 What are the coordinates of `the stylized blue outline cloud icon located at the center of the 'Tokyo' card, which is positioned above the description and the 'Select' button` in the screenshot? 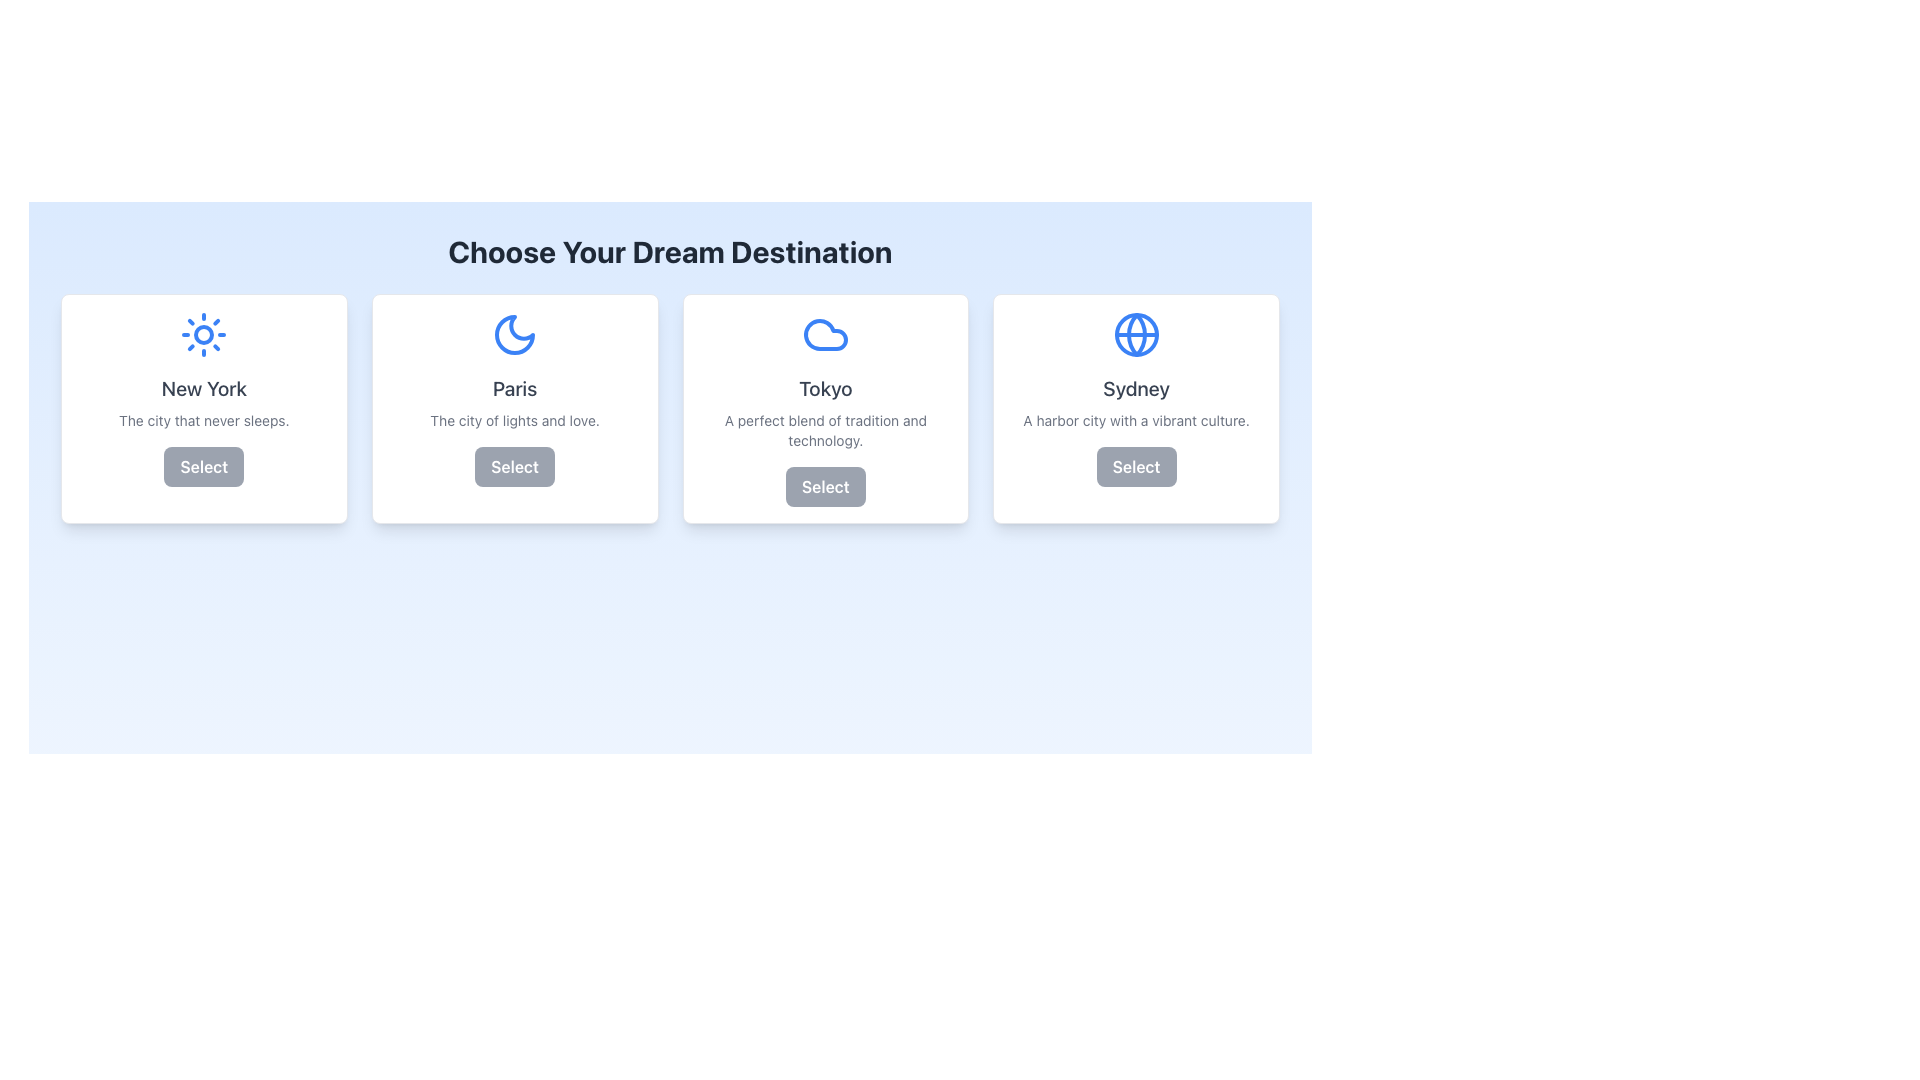 It's located at (825, 334).